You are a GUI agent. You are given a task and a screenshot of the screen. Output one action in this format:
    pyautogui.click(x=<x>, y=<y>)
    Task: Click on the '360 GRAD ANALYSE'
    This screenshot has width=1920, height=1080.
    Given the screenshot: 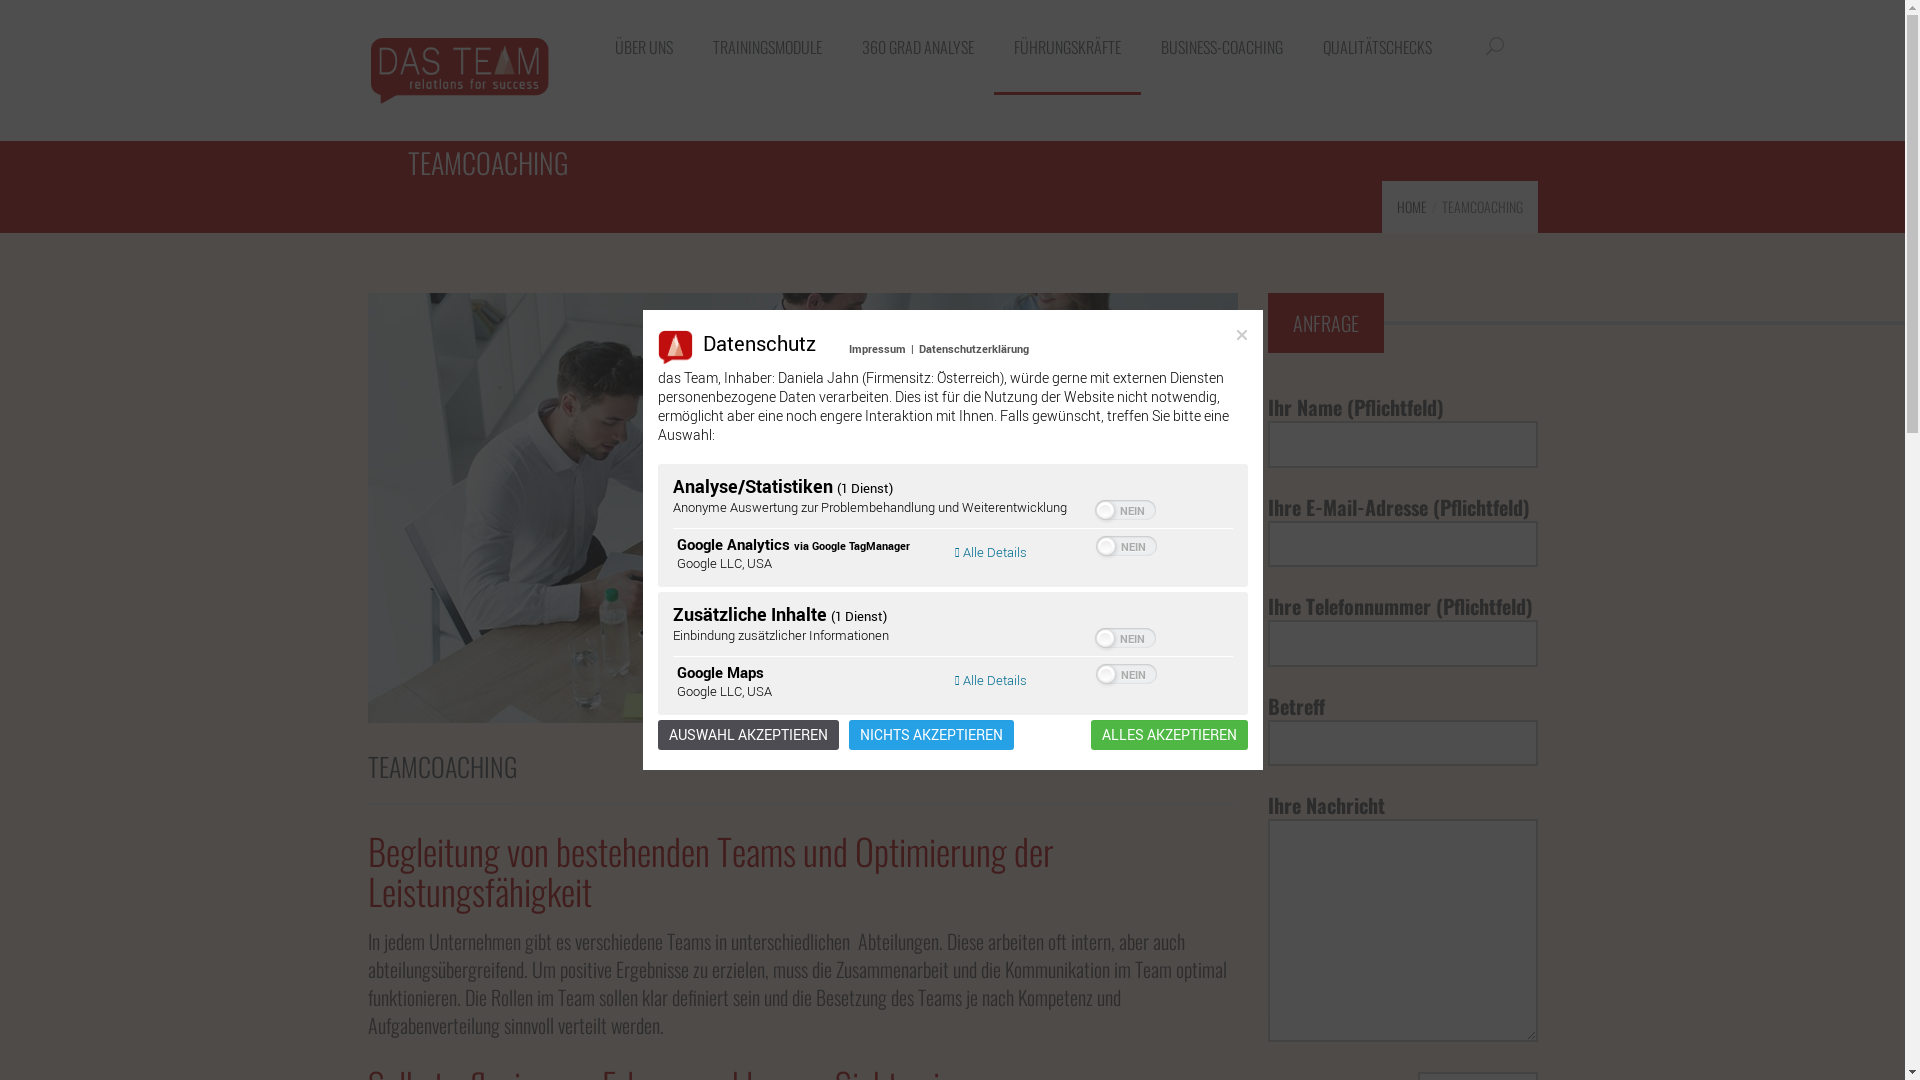 What is the action you would take?
    pyautogui.click(x=841, y=46)
    